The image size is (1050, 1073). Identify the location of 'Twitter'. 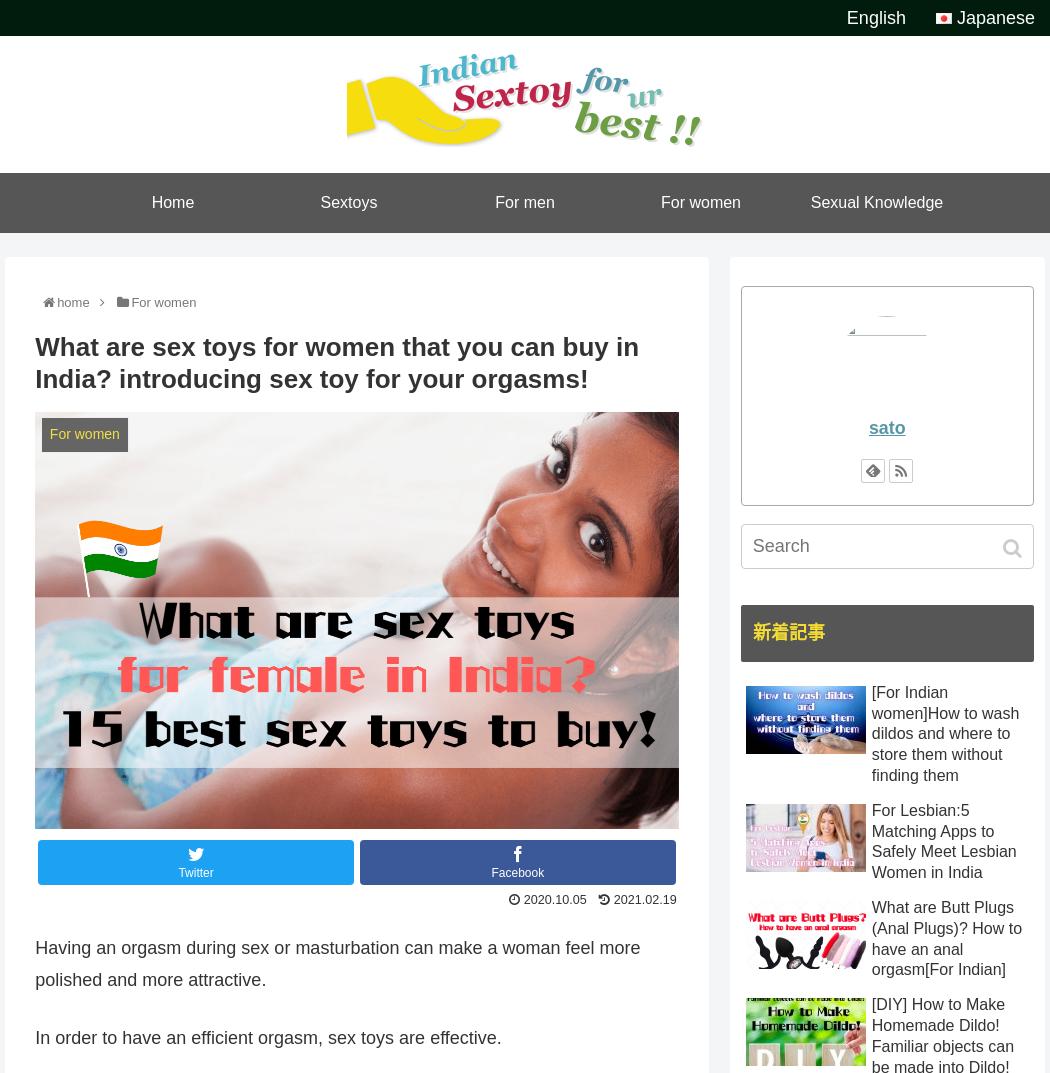
(194, 871).